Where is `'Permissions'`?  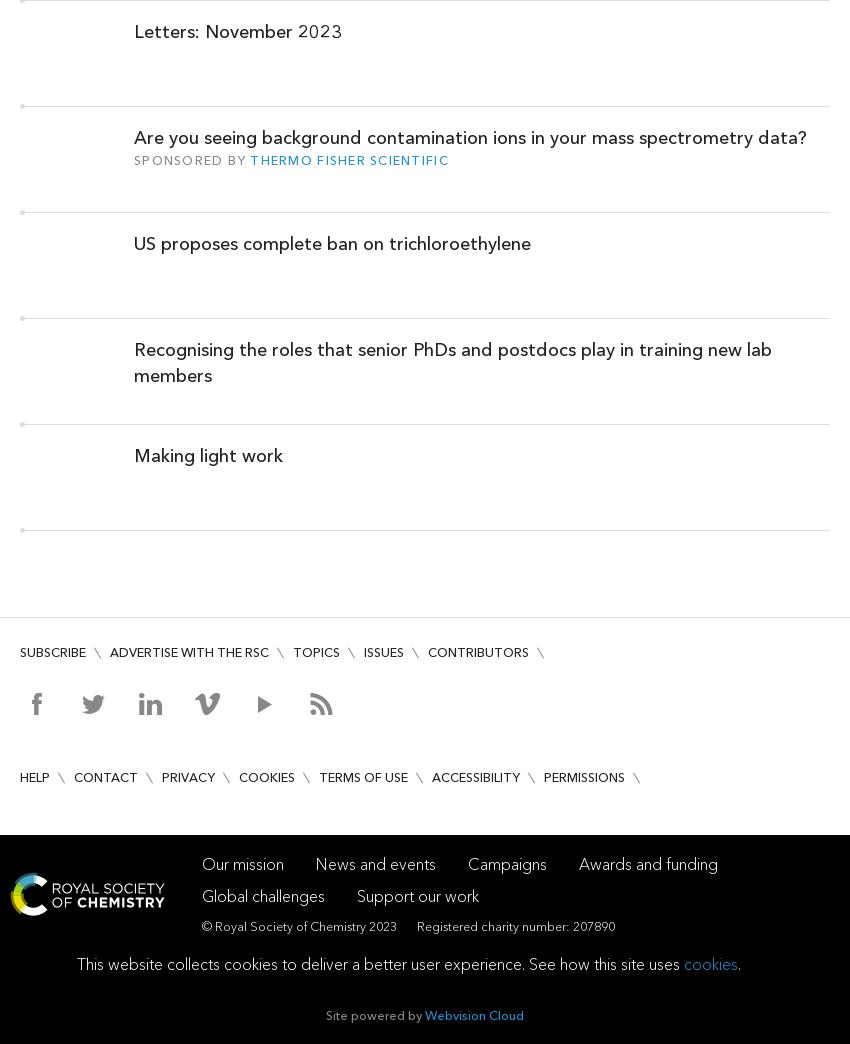
'Permissions' is located at coordinates (584, 776).